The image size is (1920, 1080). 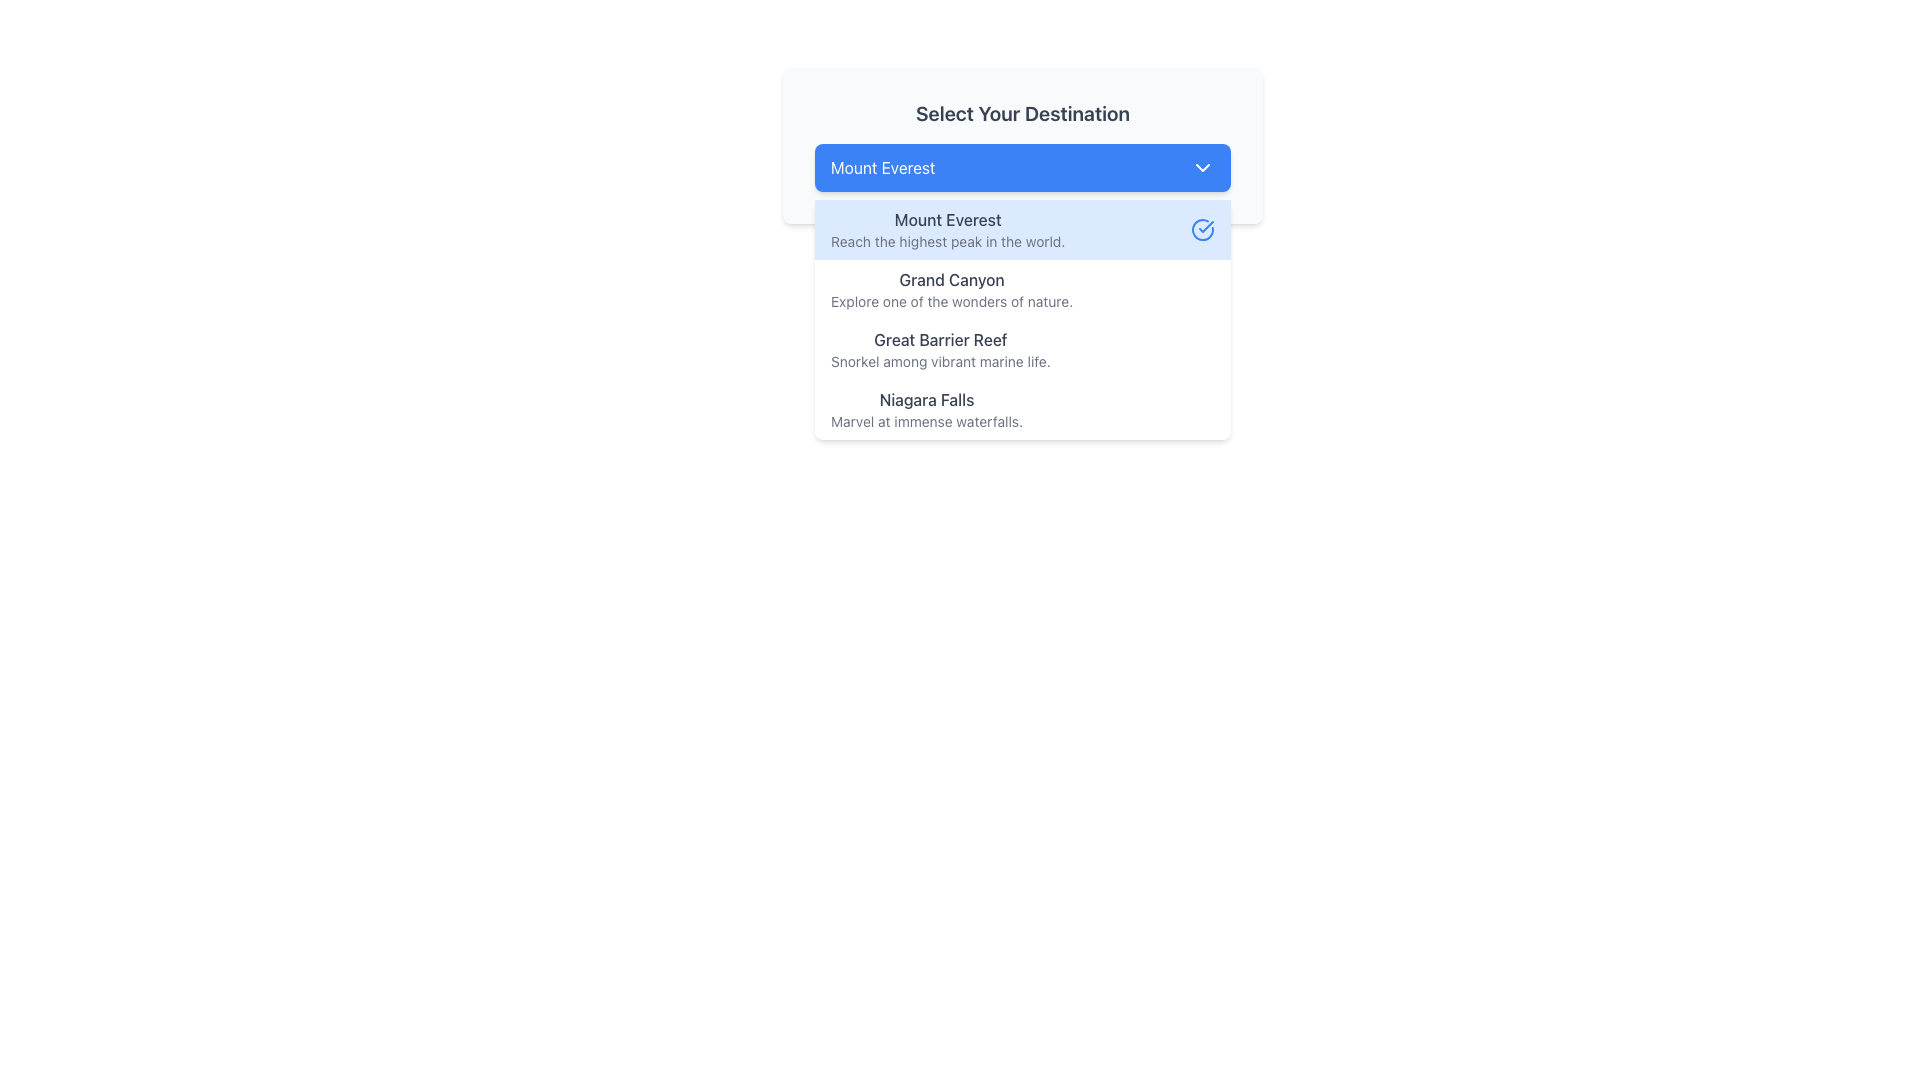 I want to click on the blue dropdown button labeled 'Mount Everest' below the title 'Select Your Destination', so click(x=1022, y=145).